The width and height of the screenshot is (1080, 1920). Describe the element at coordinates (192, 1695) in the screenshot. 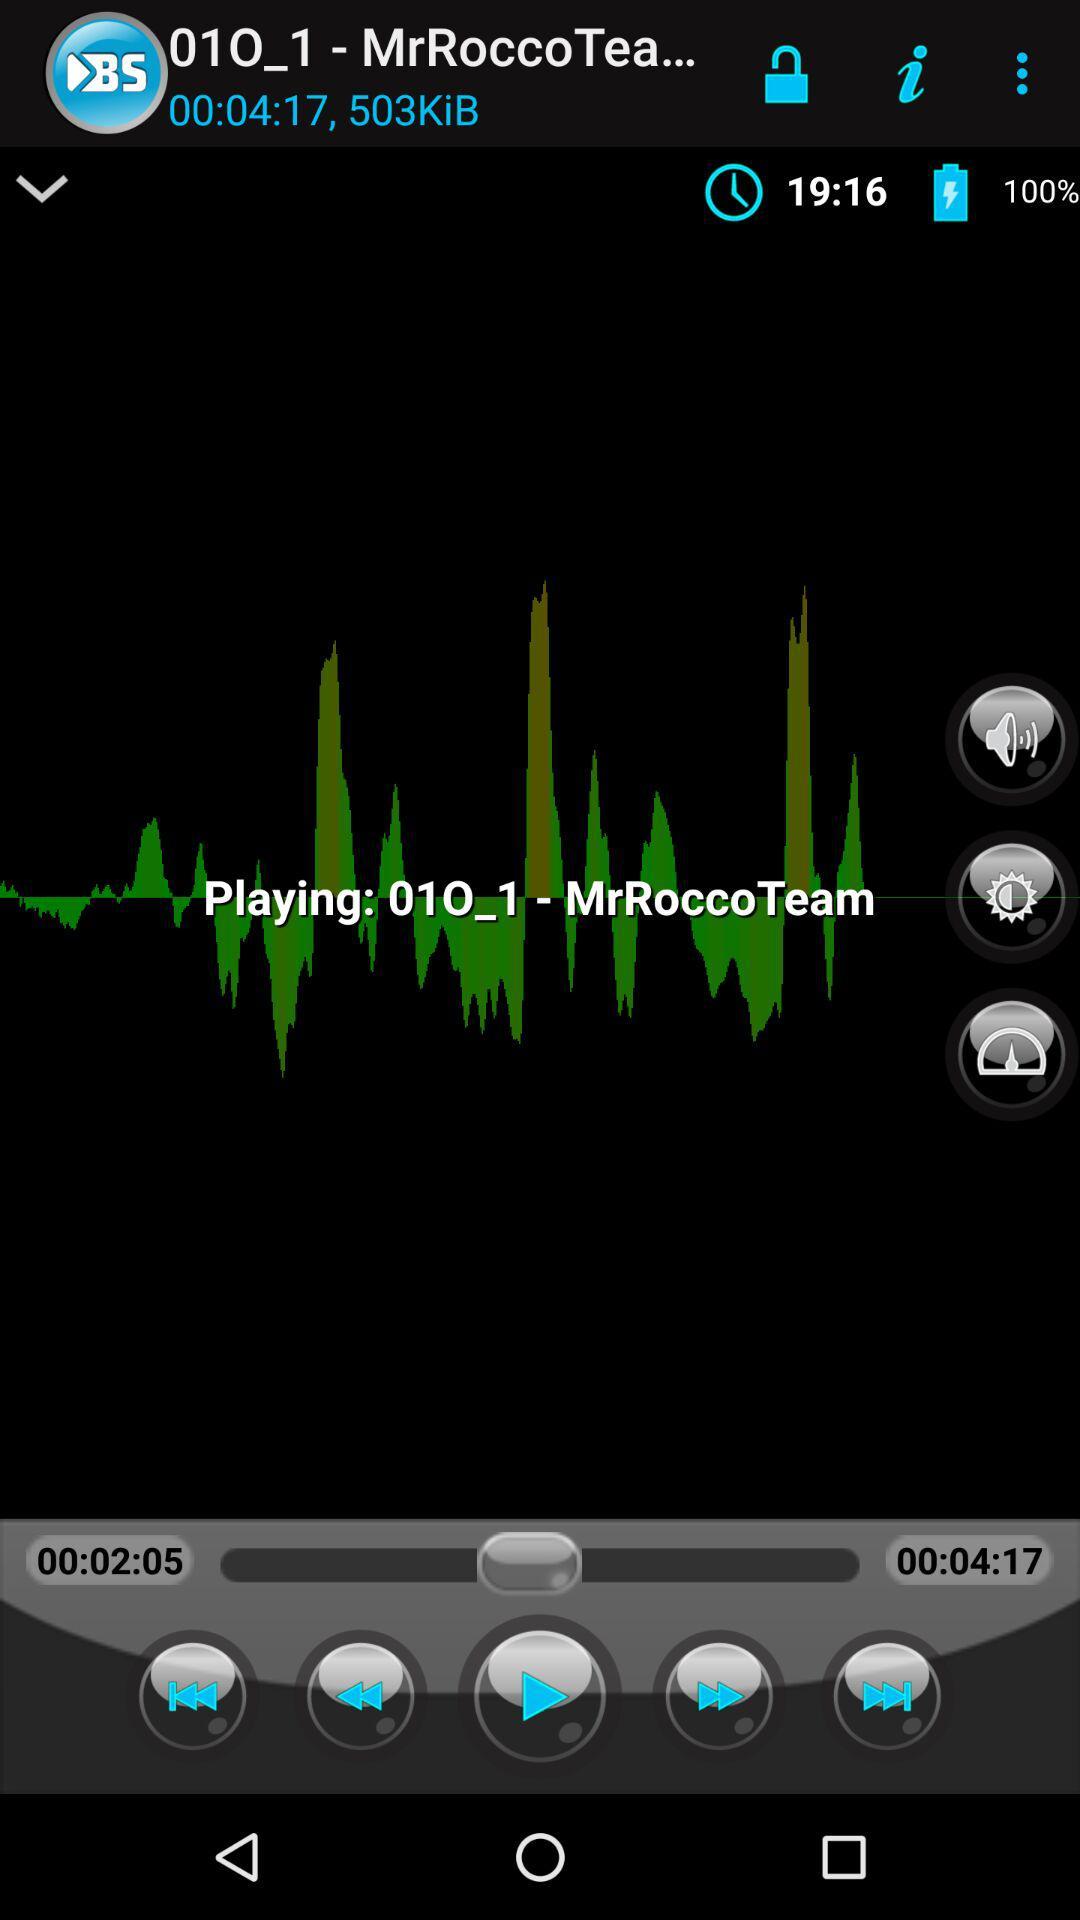

I see `go back` at that location.